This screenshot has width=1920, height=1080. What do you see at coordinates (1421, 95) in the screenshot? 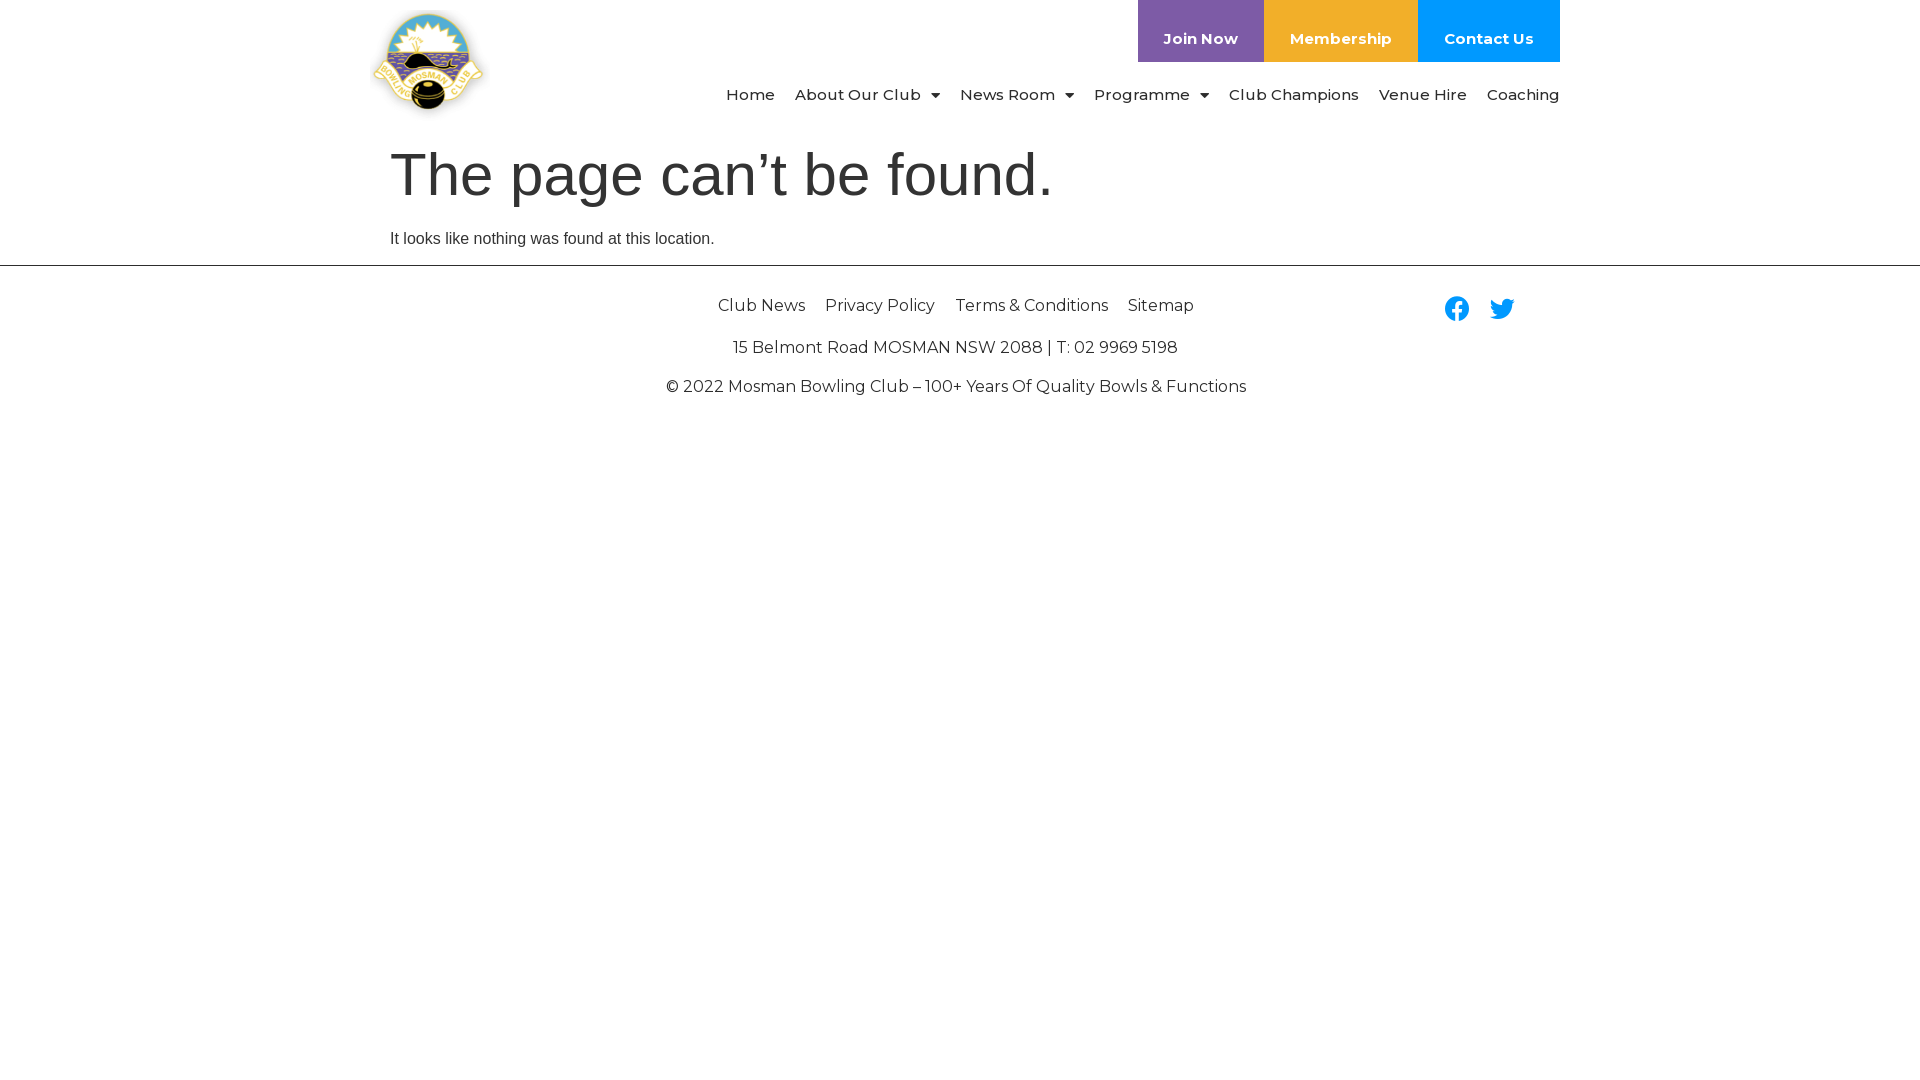
I see `'Venue Hire'` at bounding box center [1421, 95].